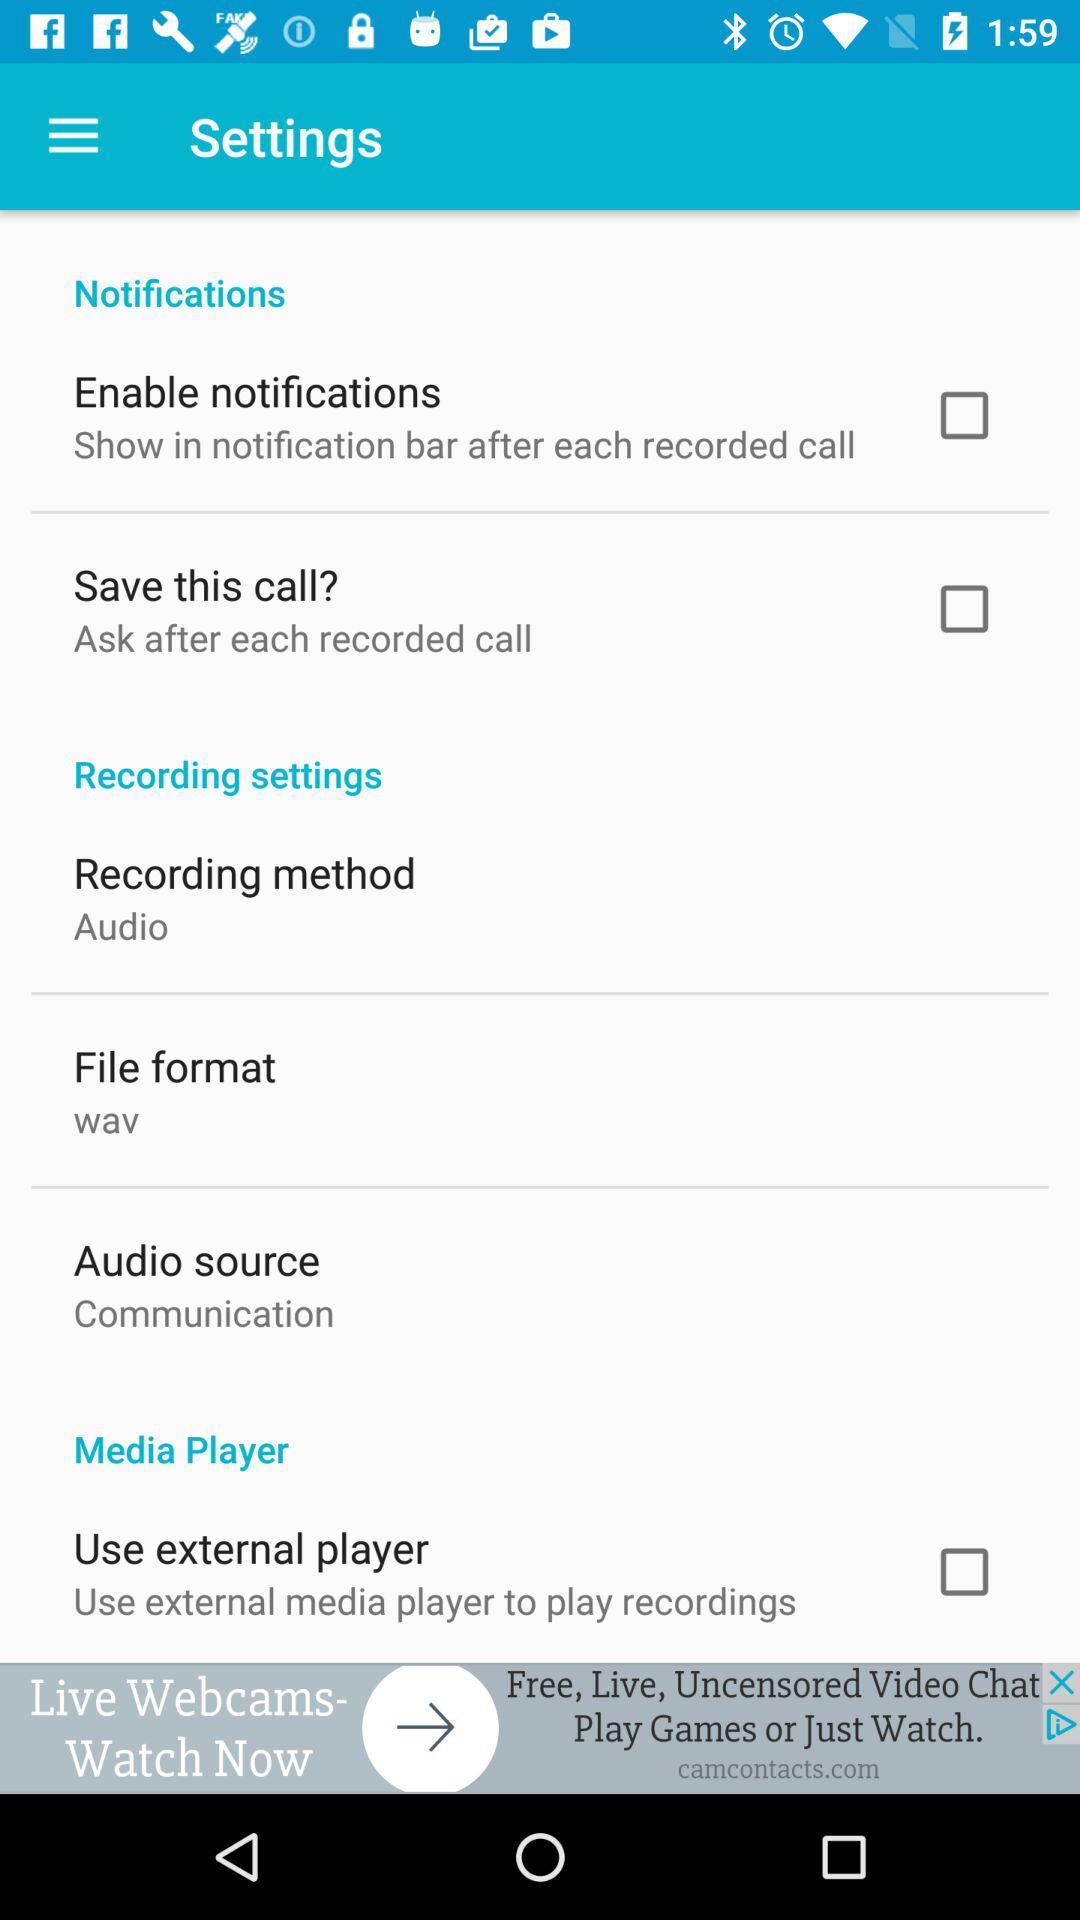 Image resolution: width=1080 pixels, height=1920 pixels. I want to click on the enable notifications icon, so click(256, 386).